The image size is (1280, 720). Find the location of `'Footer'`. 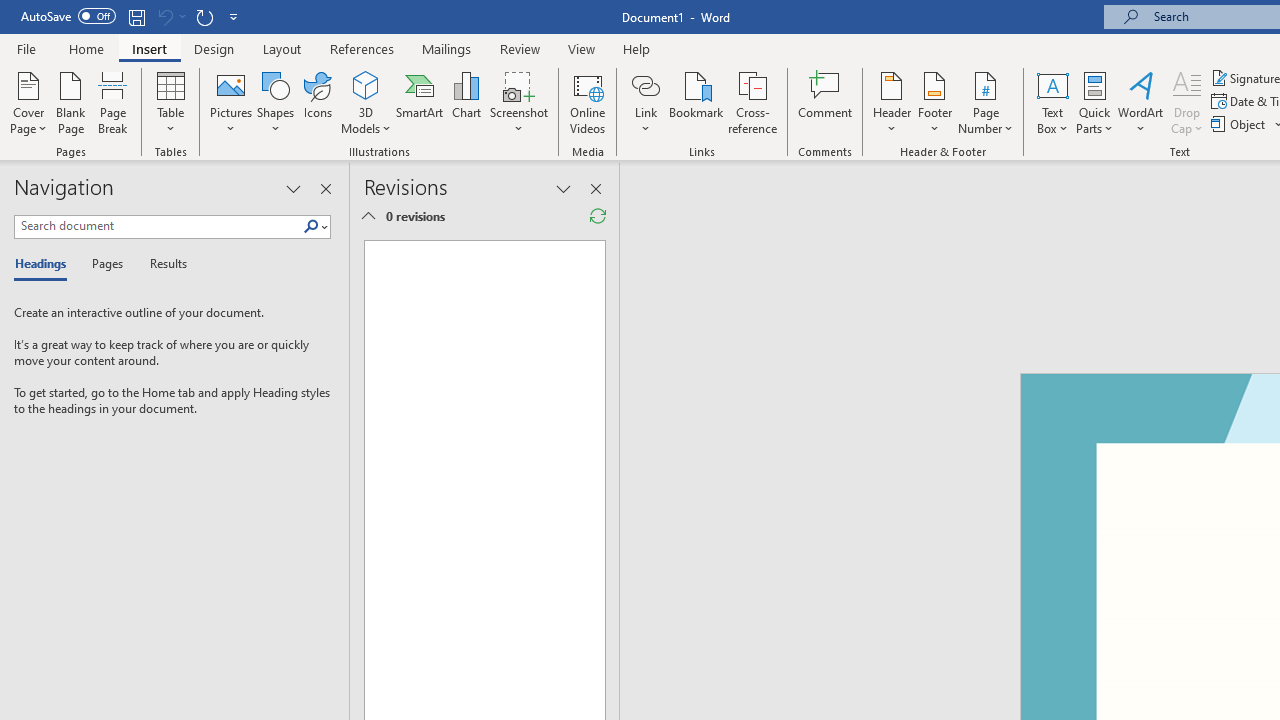

'Footer' is located at coordinates (934, 103).